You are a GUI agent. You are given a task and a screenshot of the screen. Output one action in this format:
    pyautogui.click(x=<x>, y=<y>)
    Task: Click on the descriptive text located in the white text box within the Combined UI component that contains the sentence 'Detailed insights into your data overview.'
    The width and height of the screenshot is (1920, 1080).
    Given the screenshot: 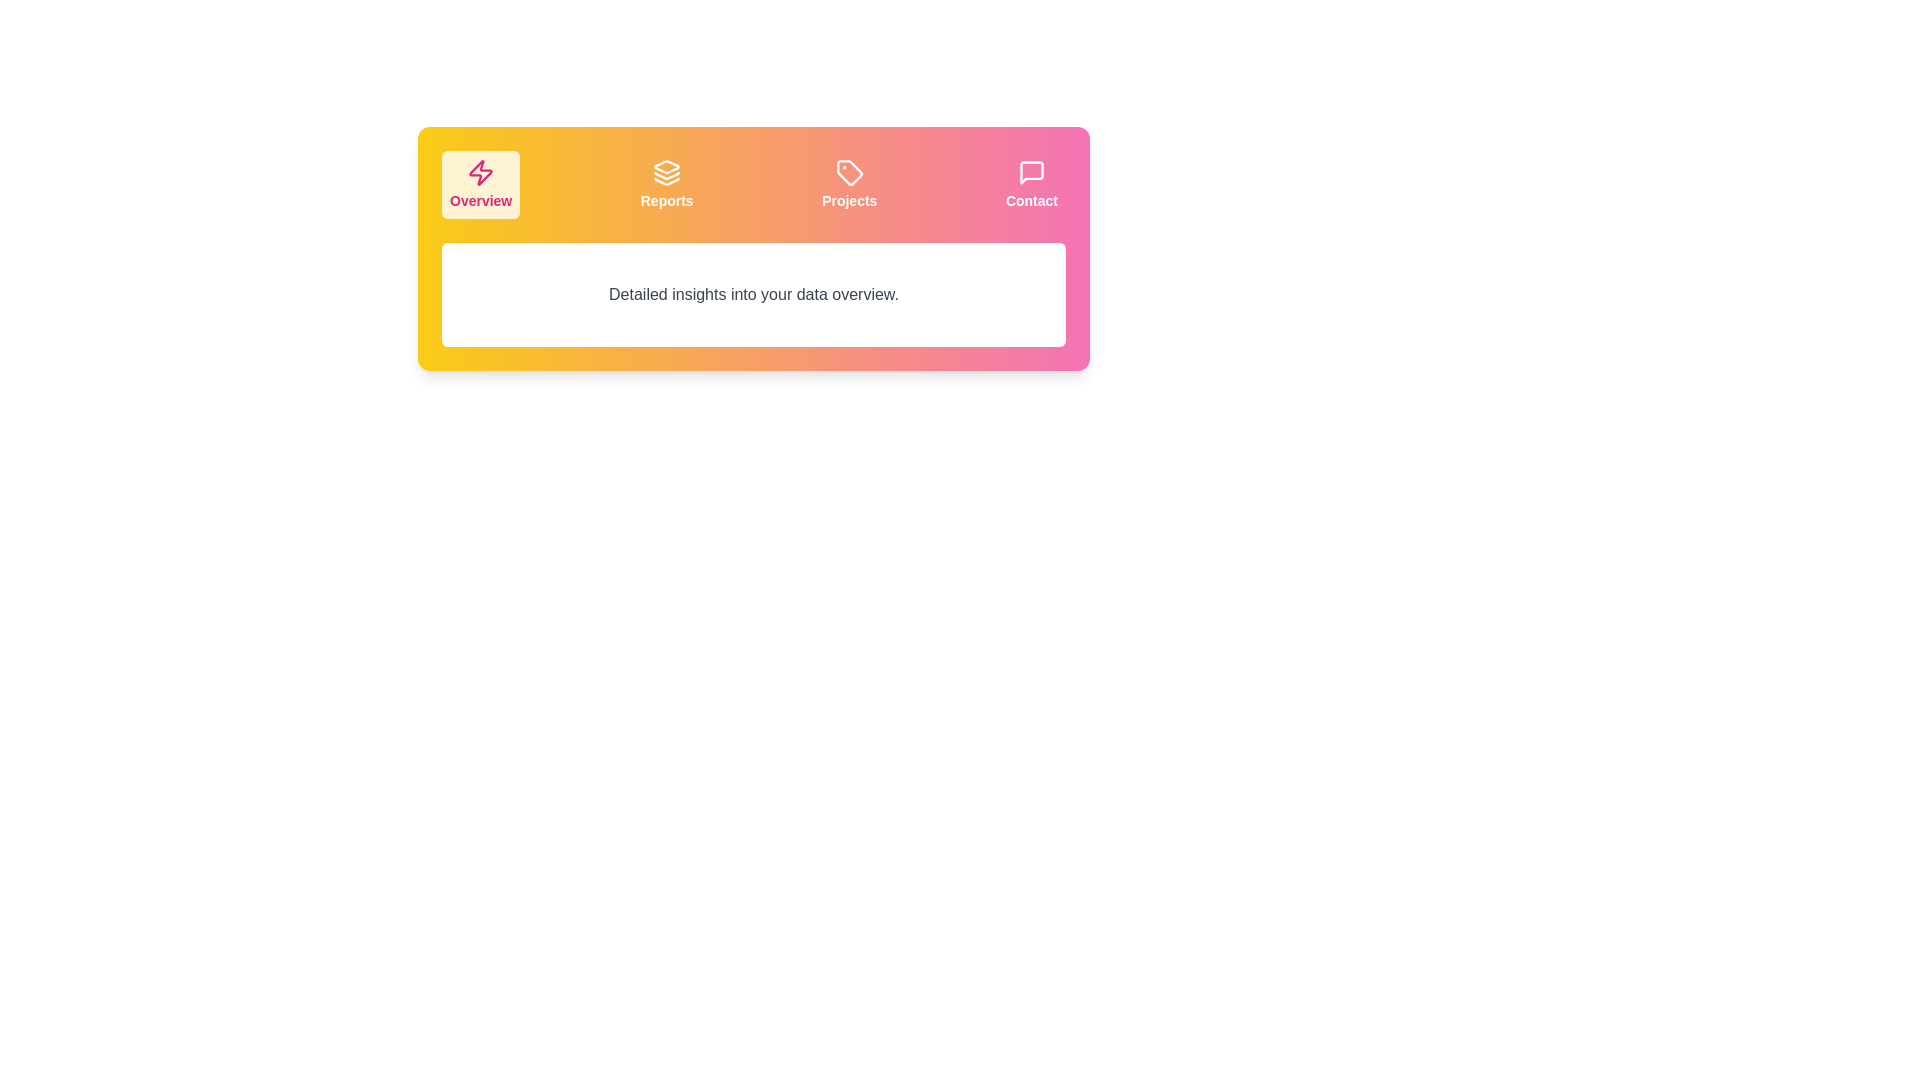 What is the action you would take?
    pyautogui.click(x=752, y=248)
    